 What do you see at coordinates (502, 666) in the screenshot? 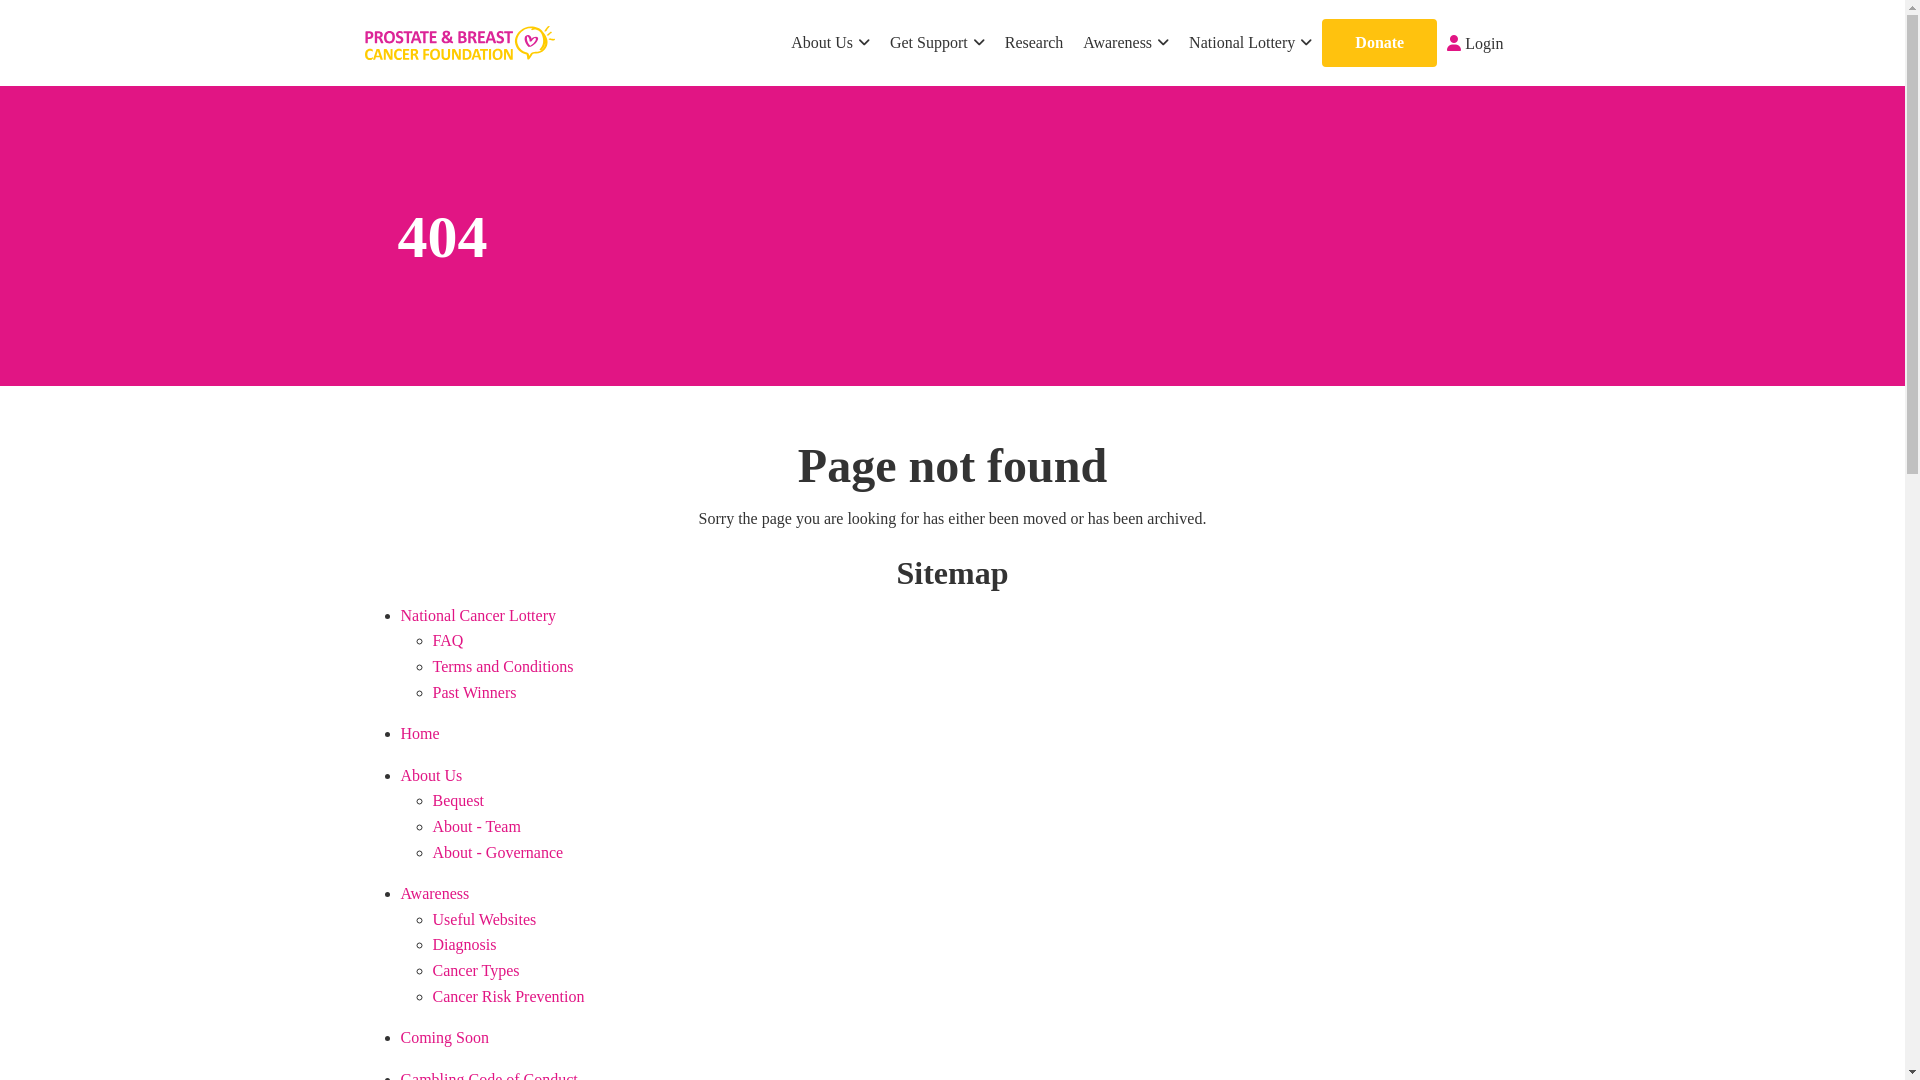
I see `'Terms and Conditions'` at bounding box center [502, 666].